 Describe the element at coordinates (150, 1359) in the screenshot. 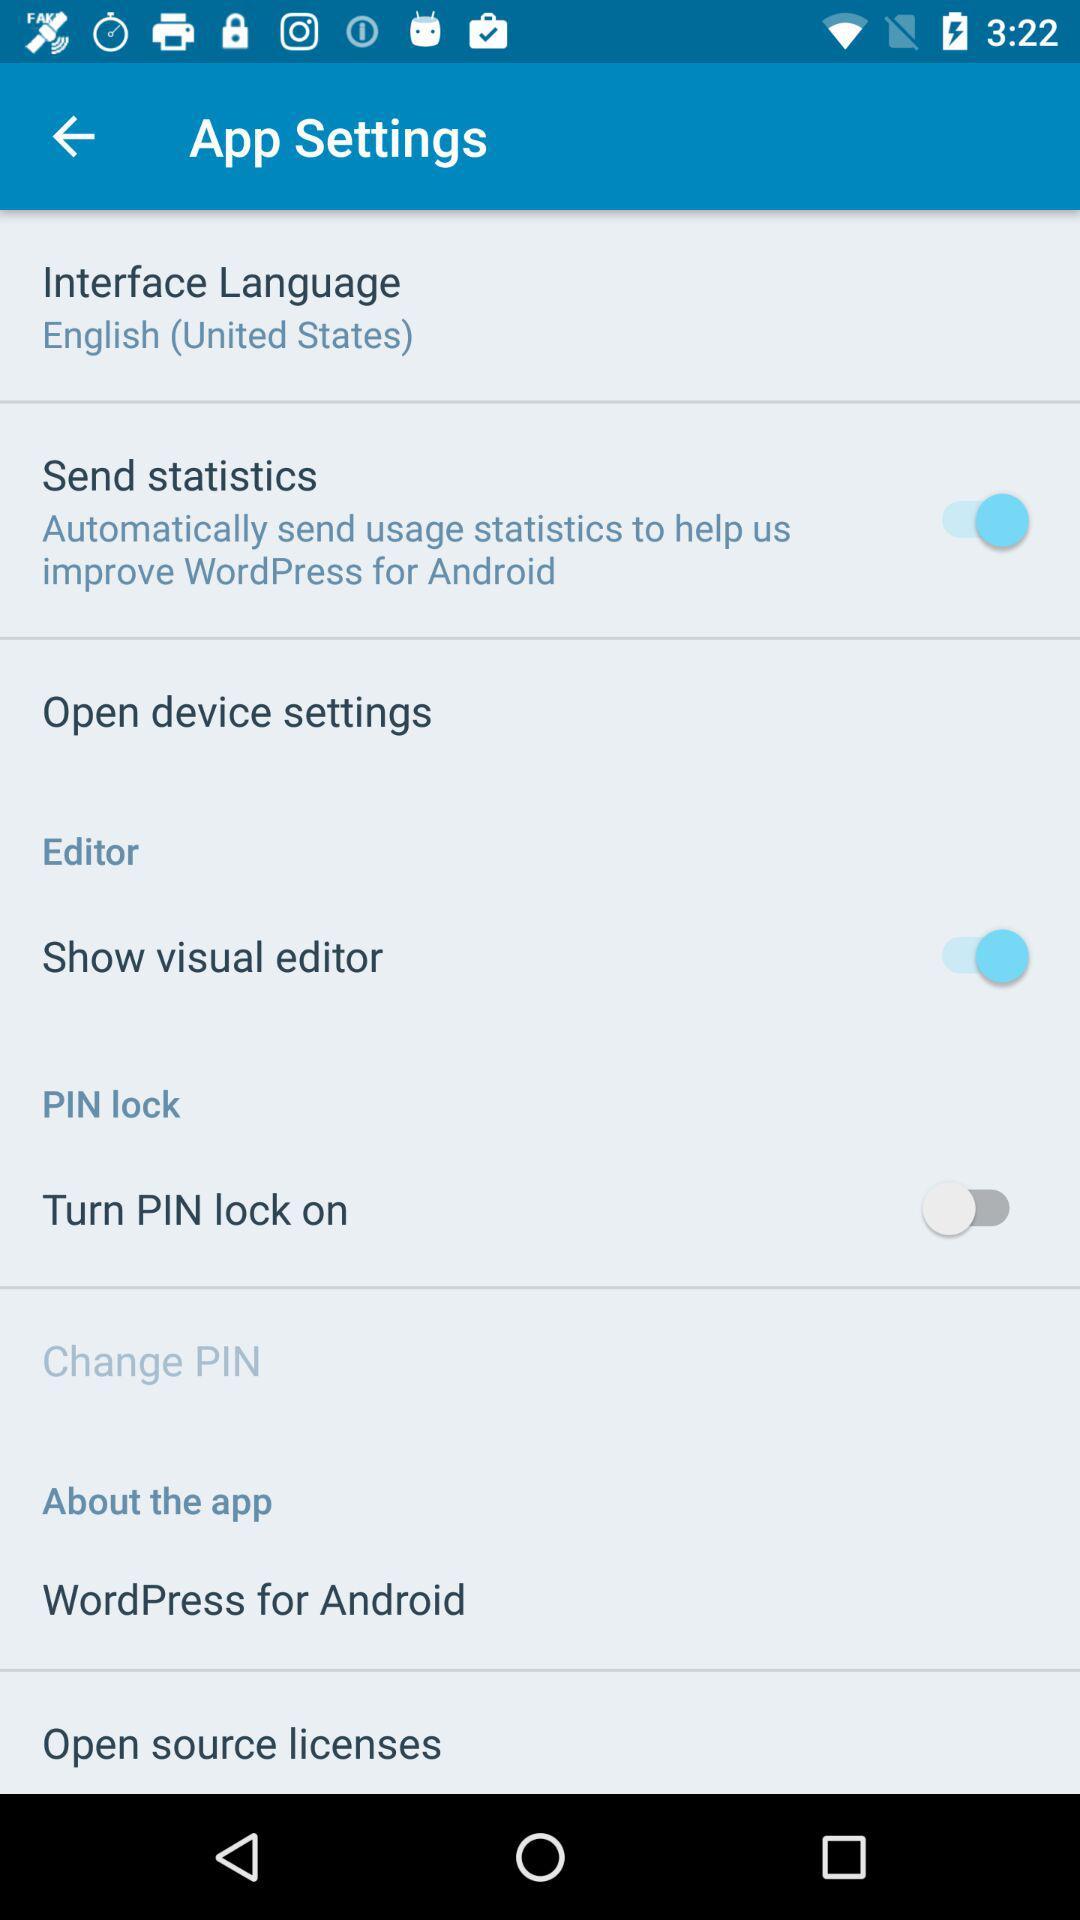

I see `the item below the turn pin lock icon` at that location.